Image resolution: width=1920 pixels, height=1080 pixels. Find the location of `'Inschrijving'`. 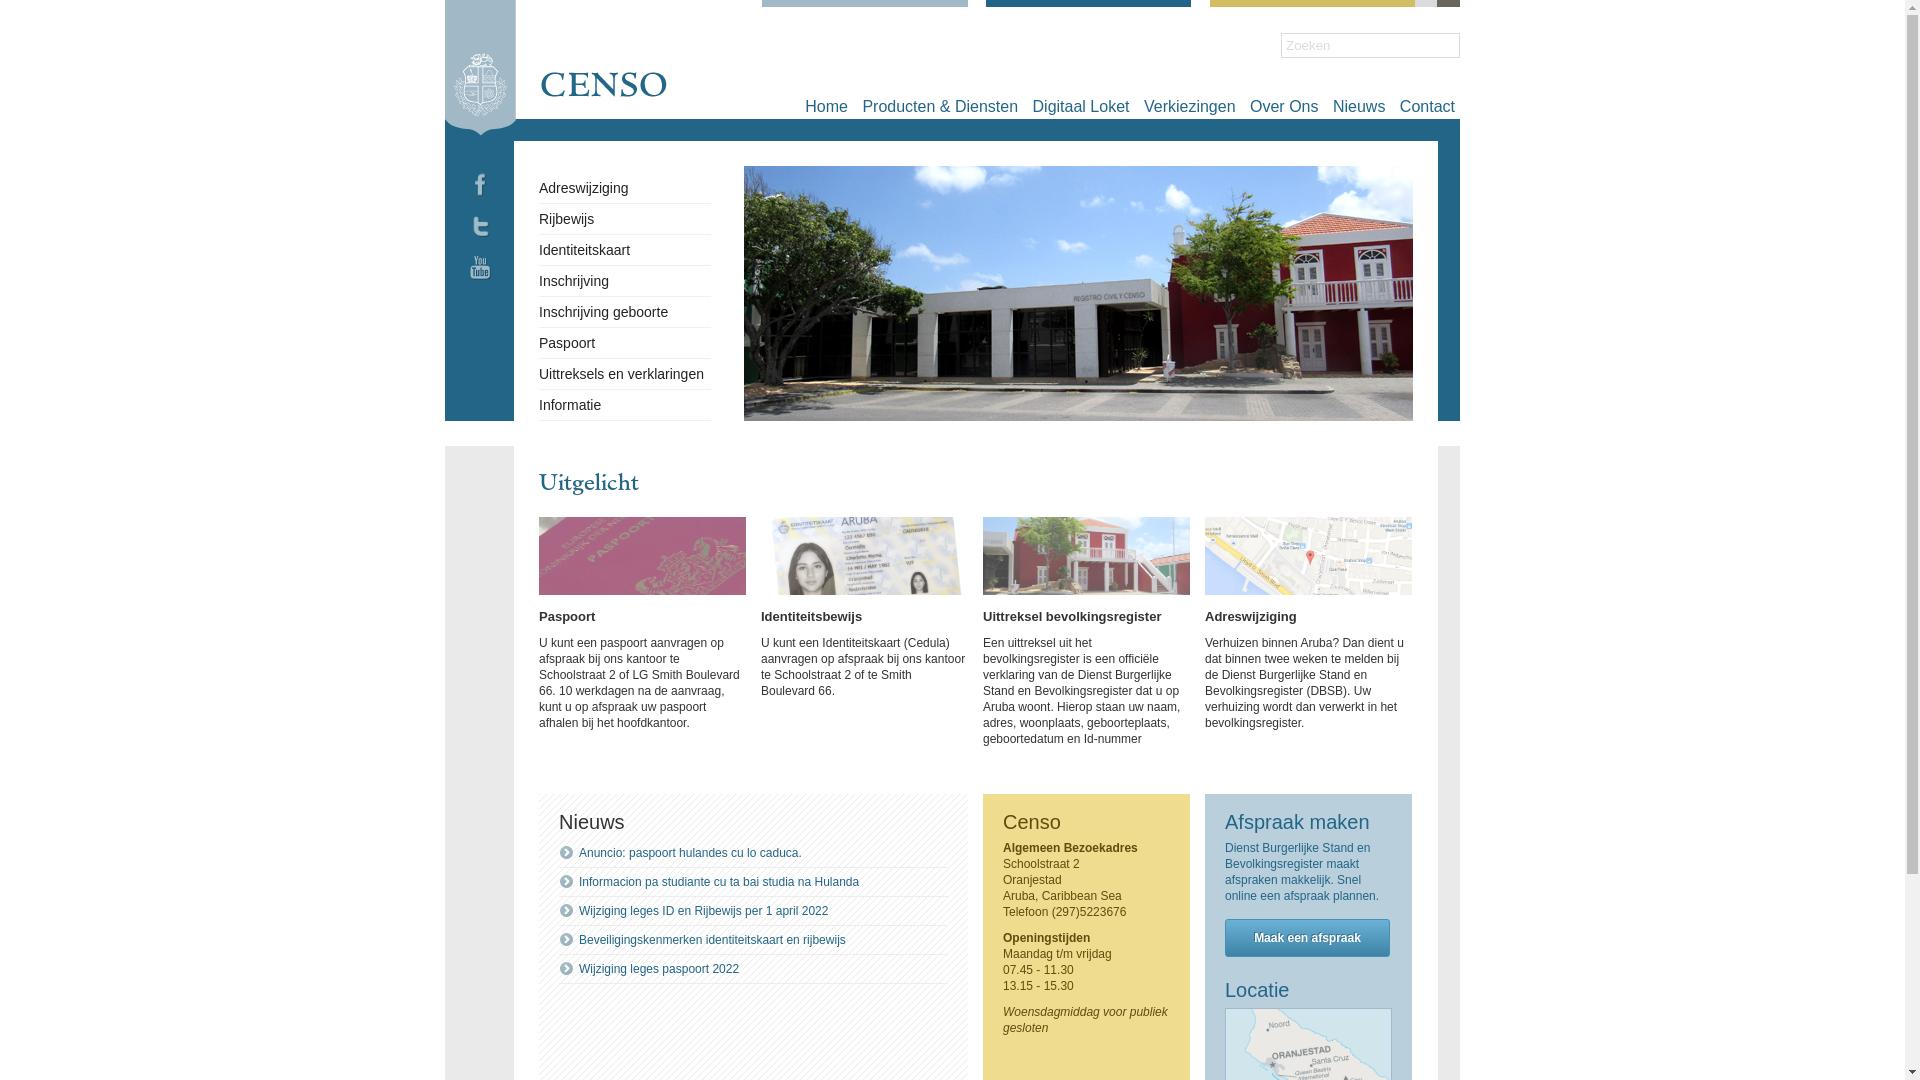

'Inschrijving' is located at coordinates (573, 281).